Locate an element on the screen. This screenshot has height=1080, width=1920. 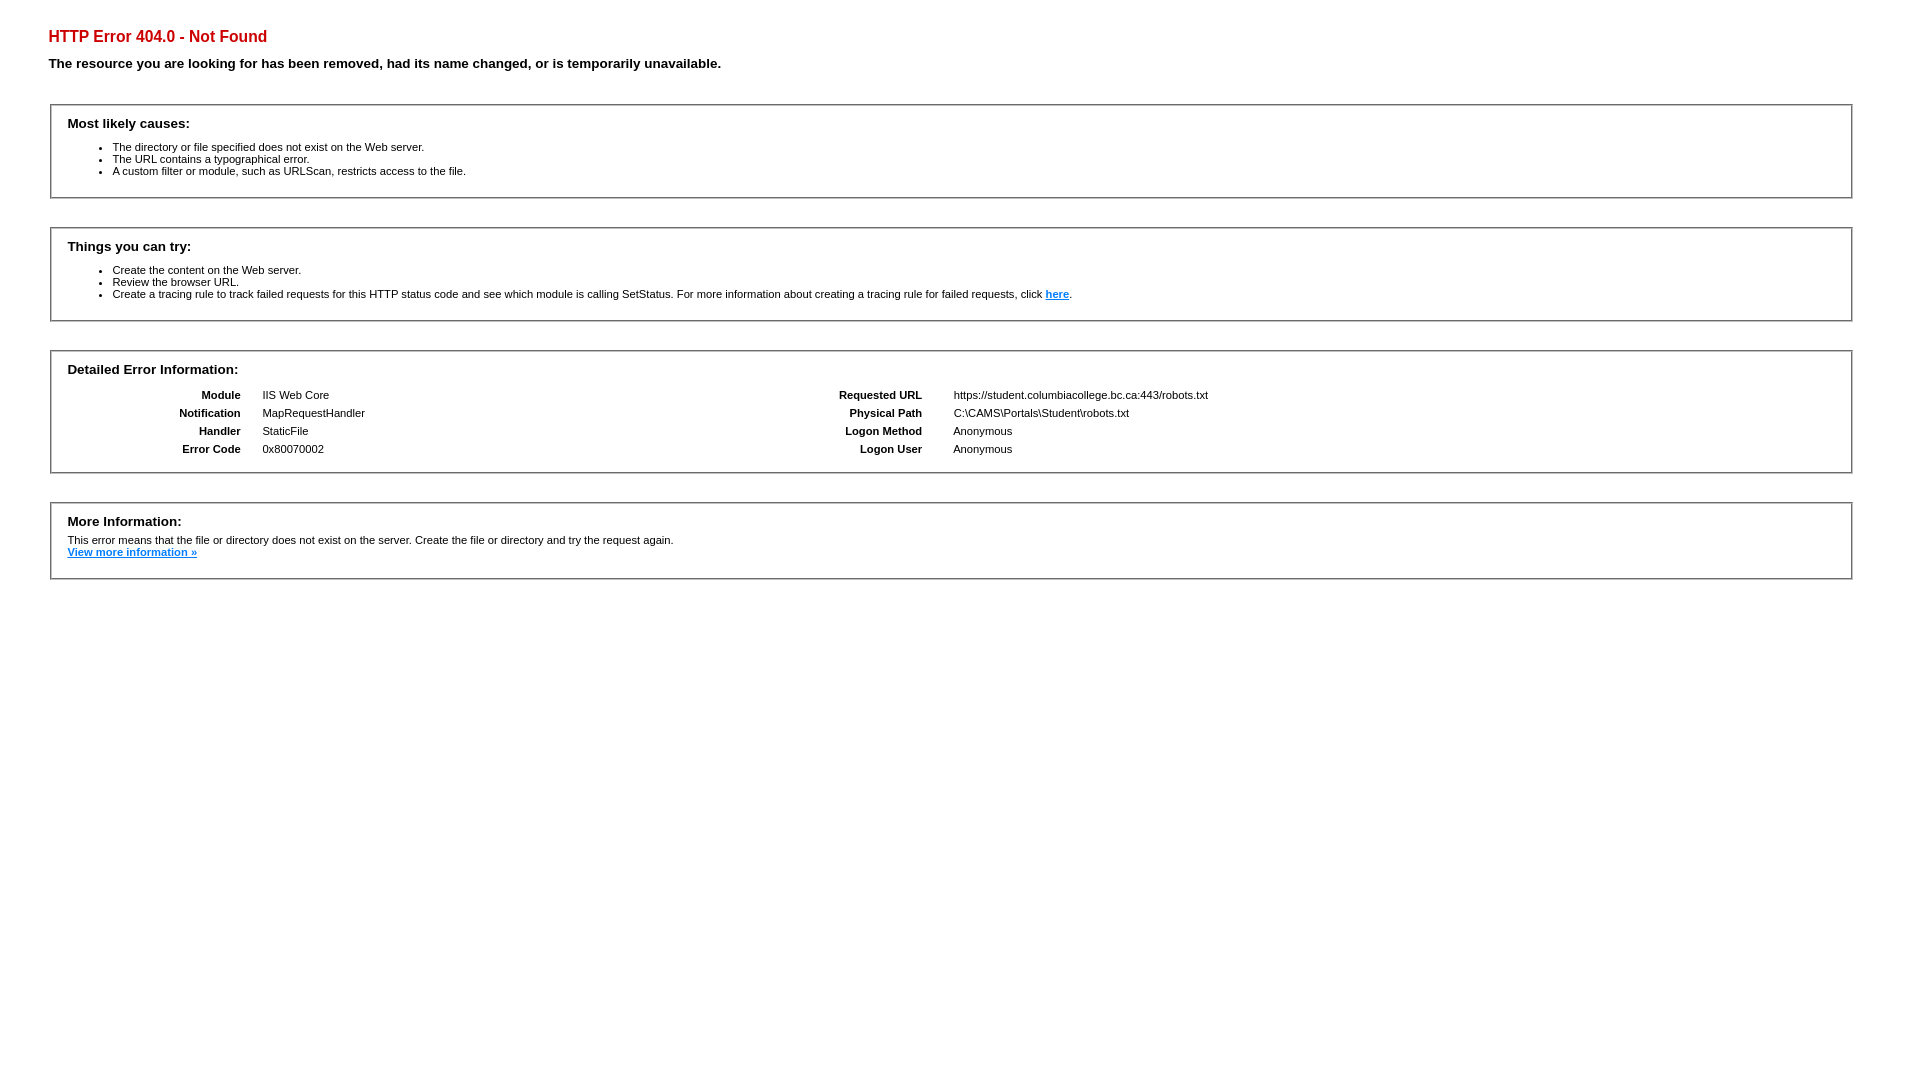
'here' is located at coordinates (1056, 293).